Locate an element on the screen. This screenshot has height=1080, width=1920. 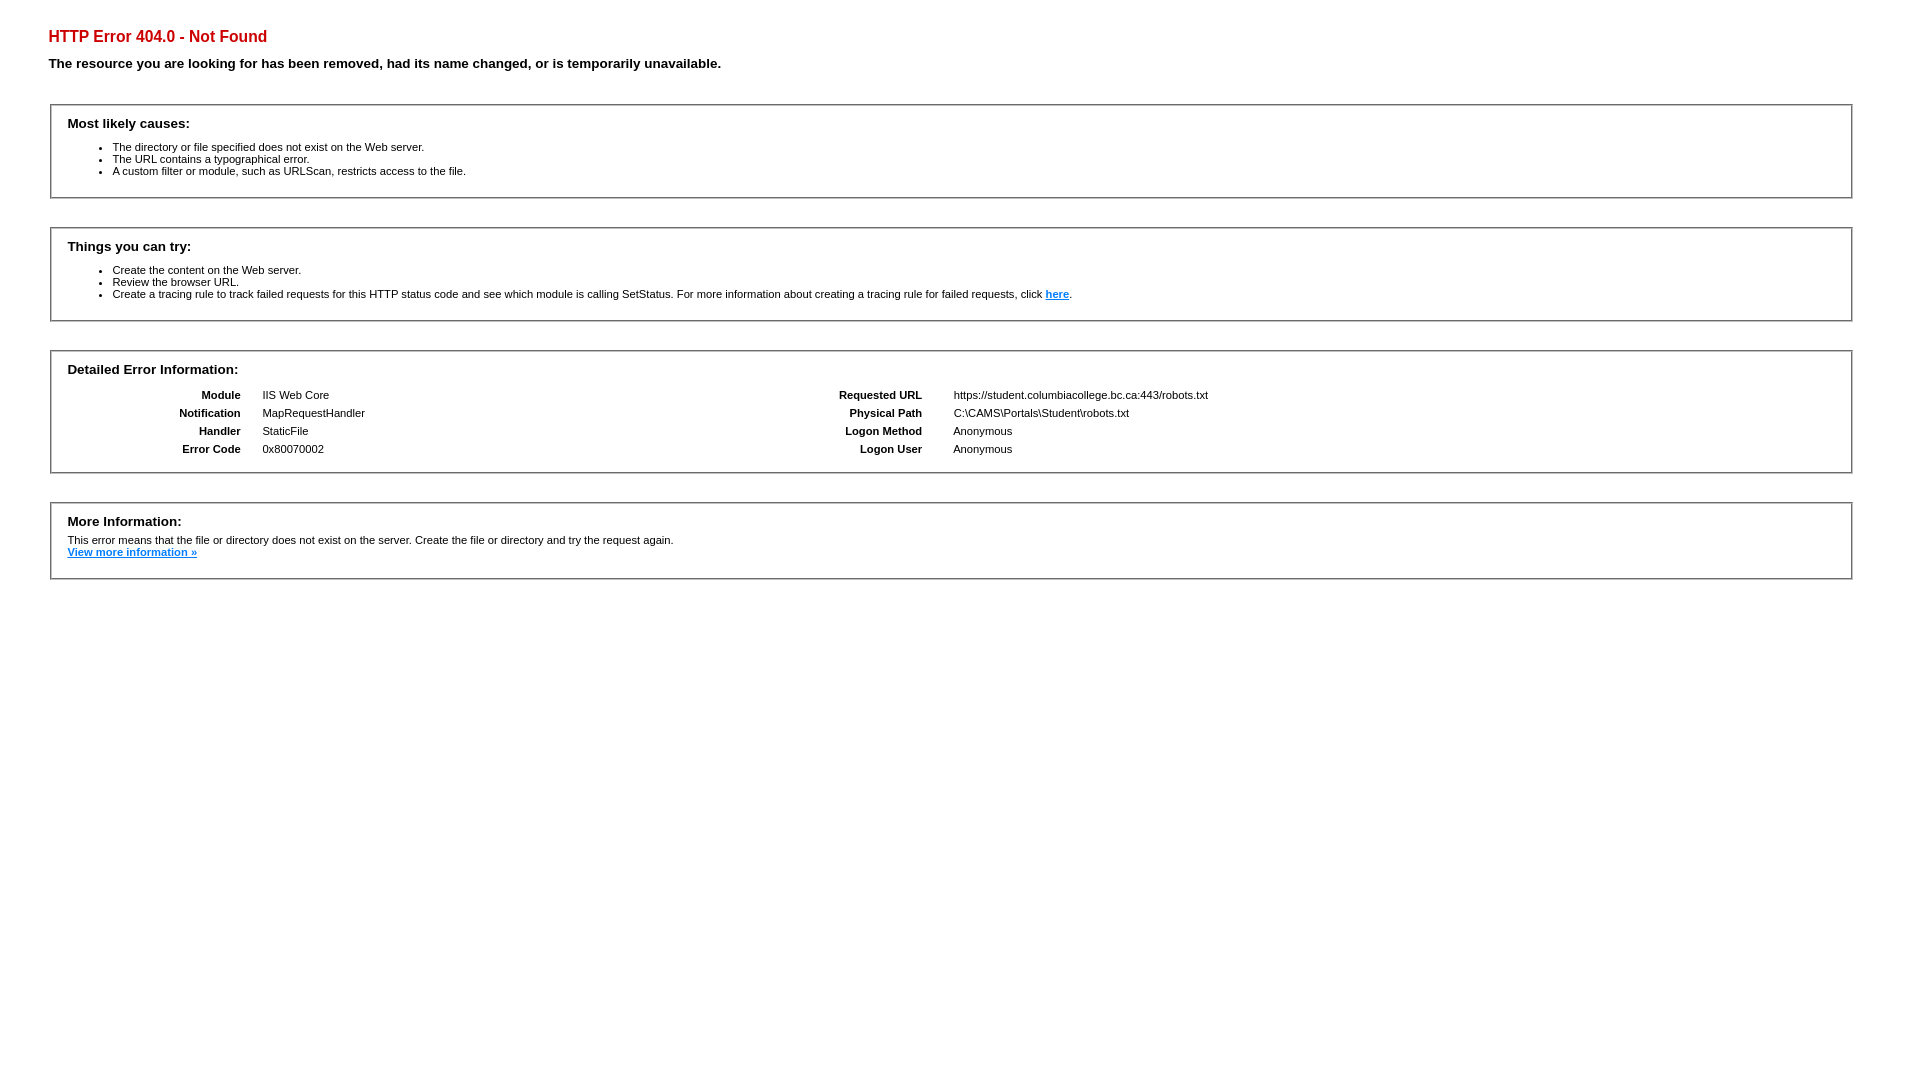
'here' is located at coordinates (1056, 293).